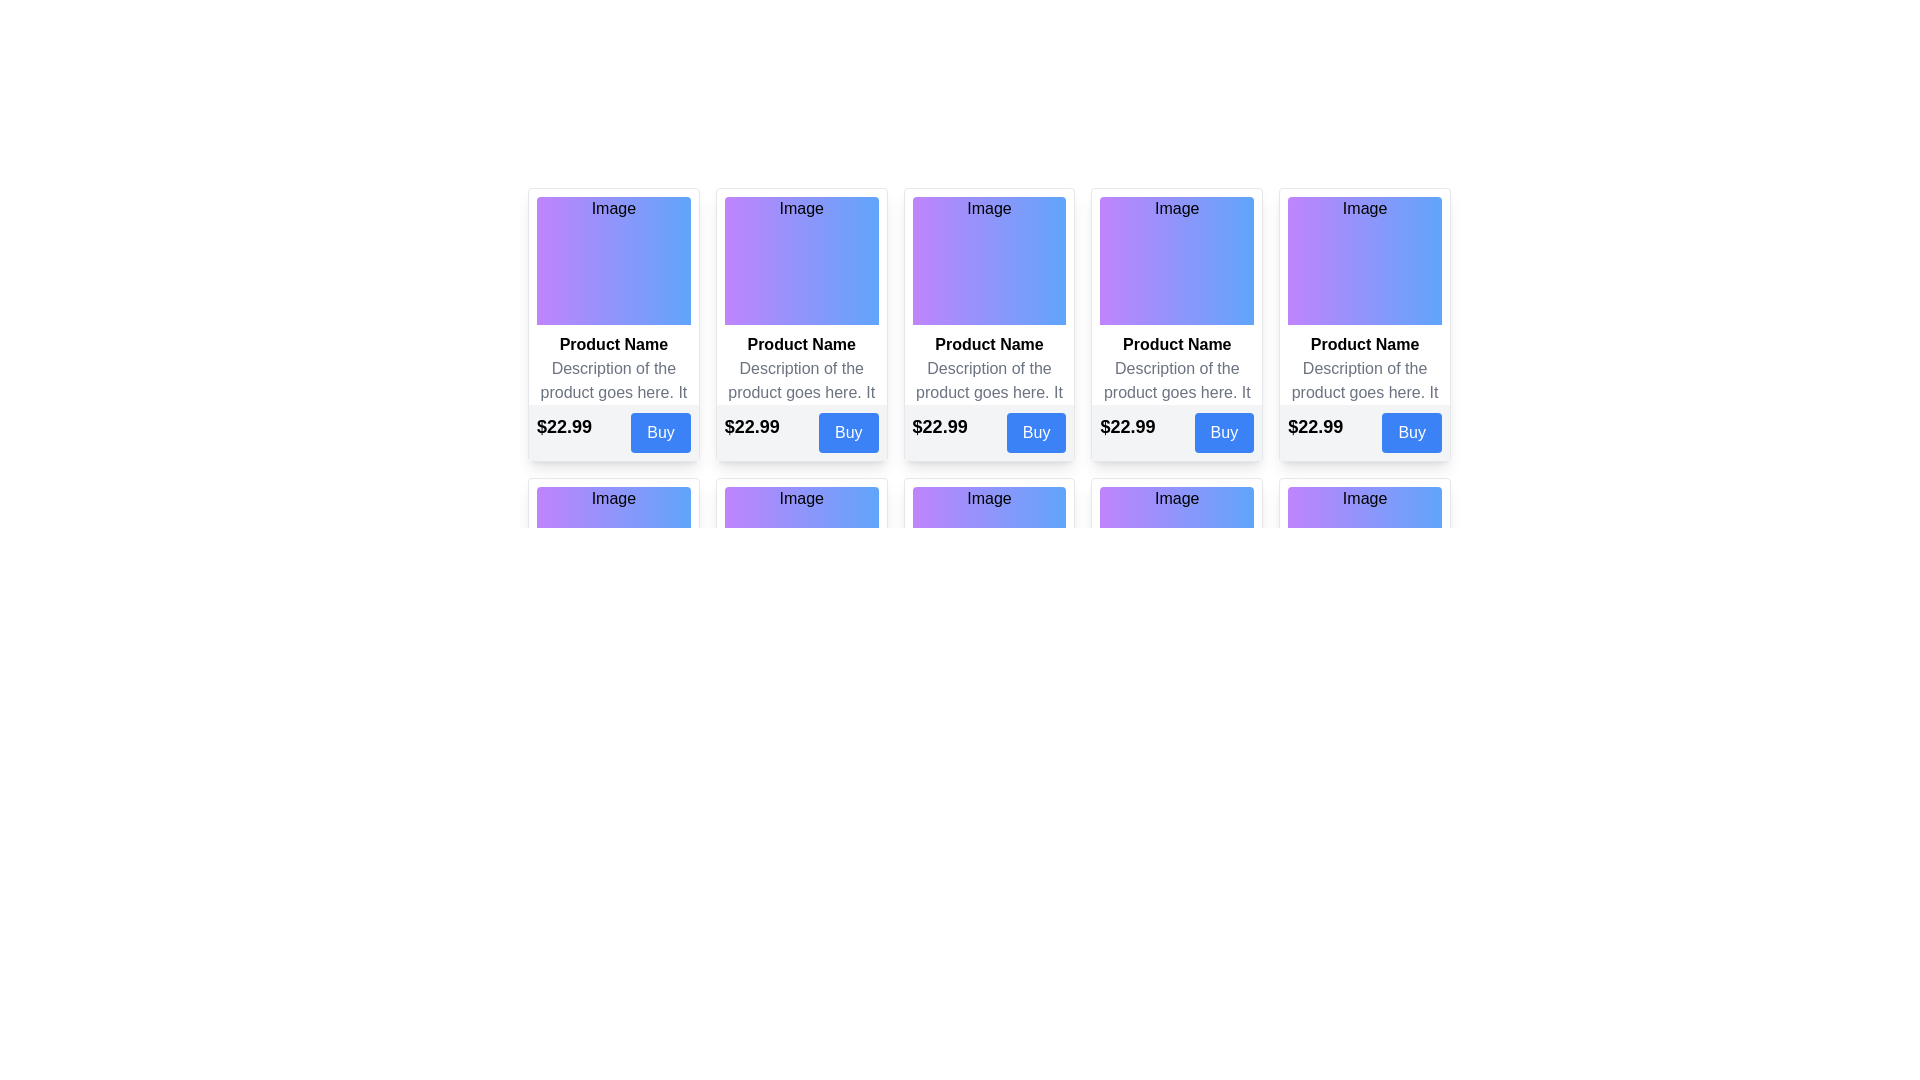  Describe the element at coordinates (989, 405) in the screenshot. I see `the text block that provides a description of the product, located below 'Product Name' and above the price and 'Buy' button in the third column of the product card layout` at that location.